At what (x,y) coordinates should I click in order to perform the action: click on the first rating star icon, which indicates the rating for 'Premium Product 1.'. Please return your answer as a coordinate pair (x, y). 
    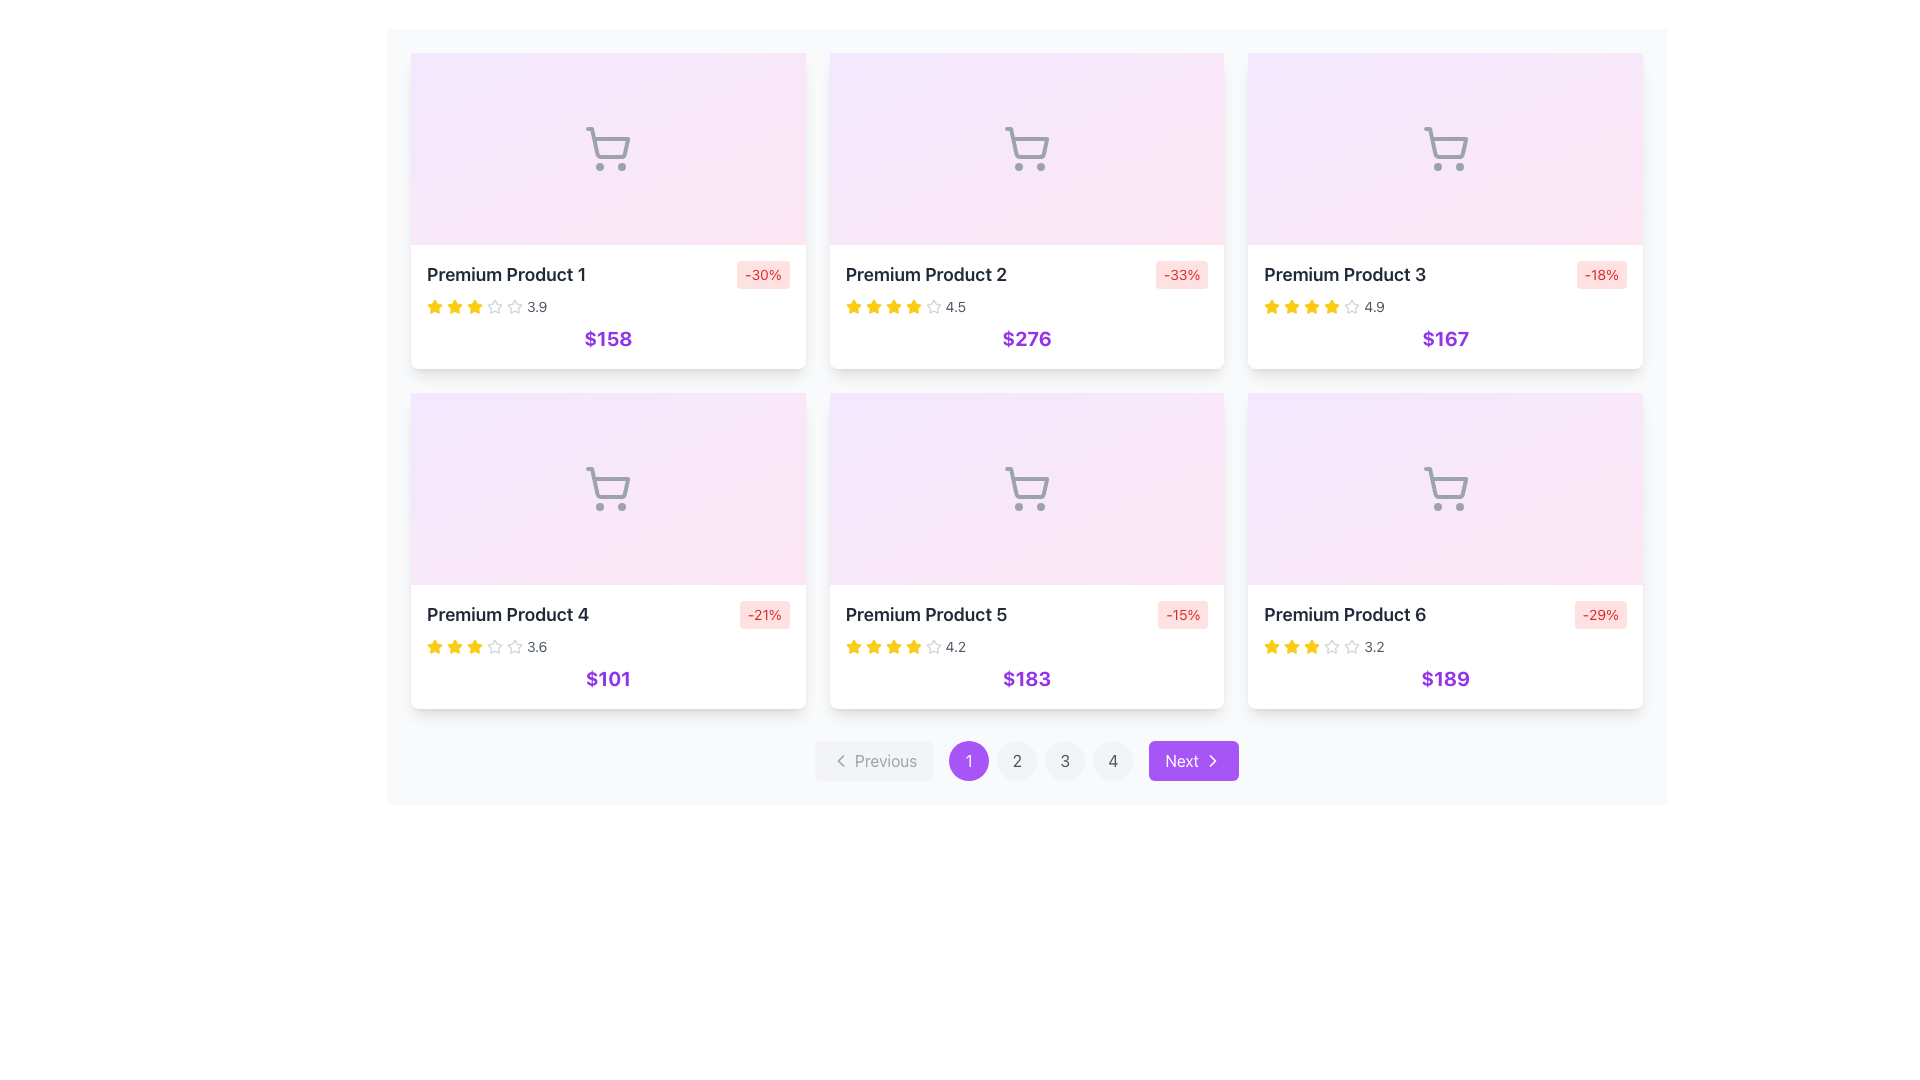
    Looking at the image, I should click on (434, 307).